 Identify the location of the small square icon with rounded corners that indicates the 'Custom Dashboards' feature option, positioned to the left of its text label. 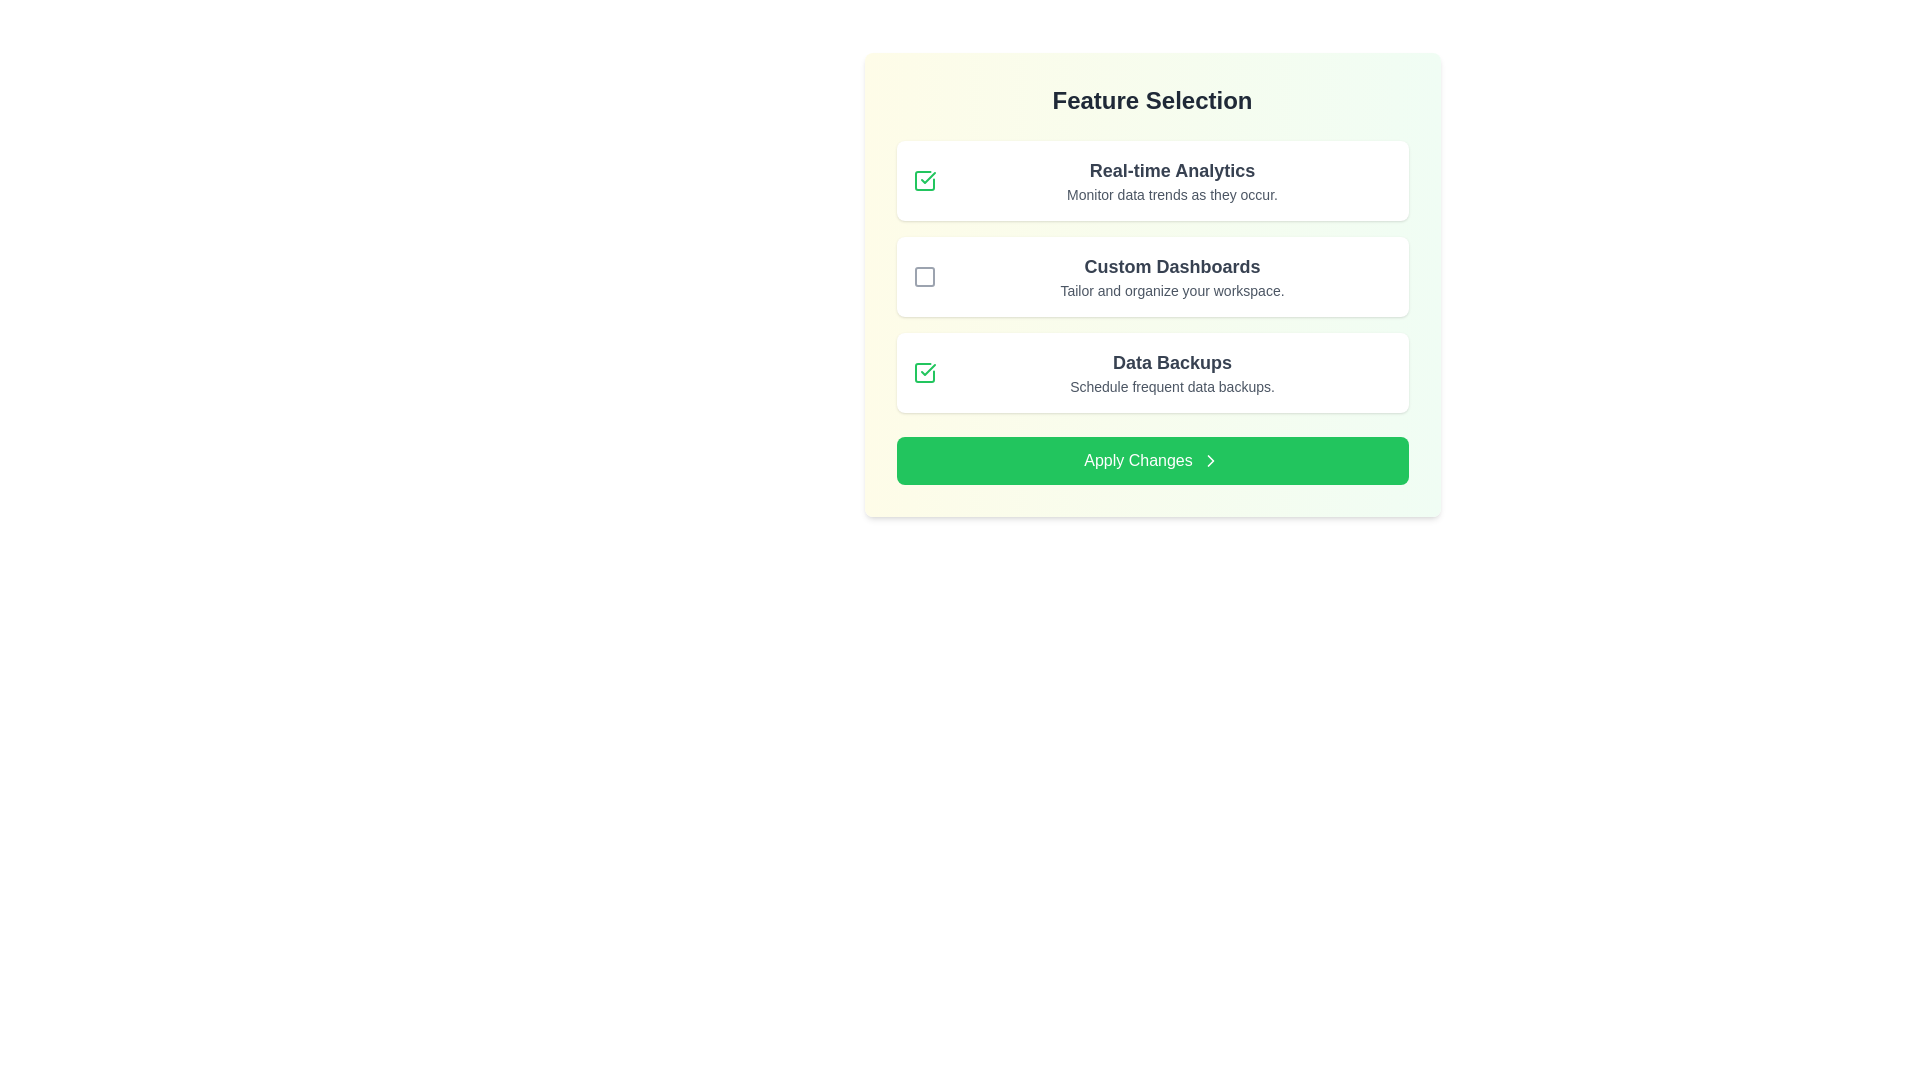
(923, 277).